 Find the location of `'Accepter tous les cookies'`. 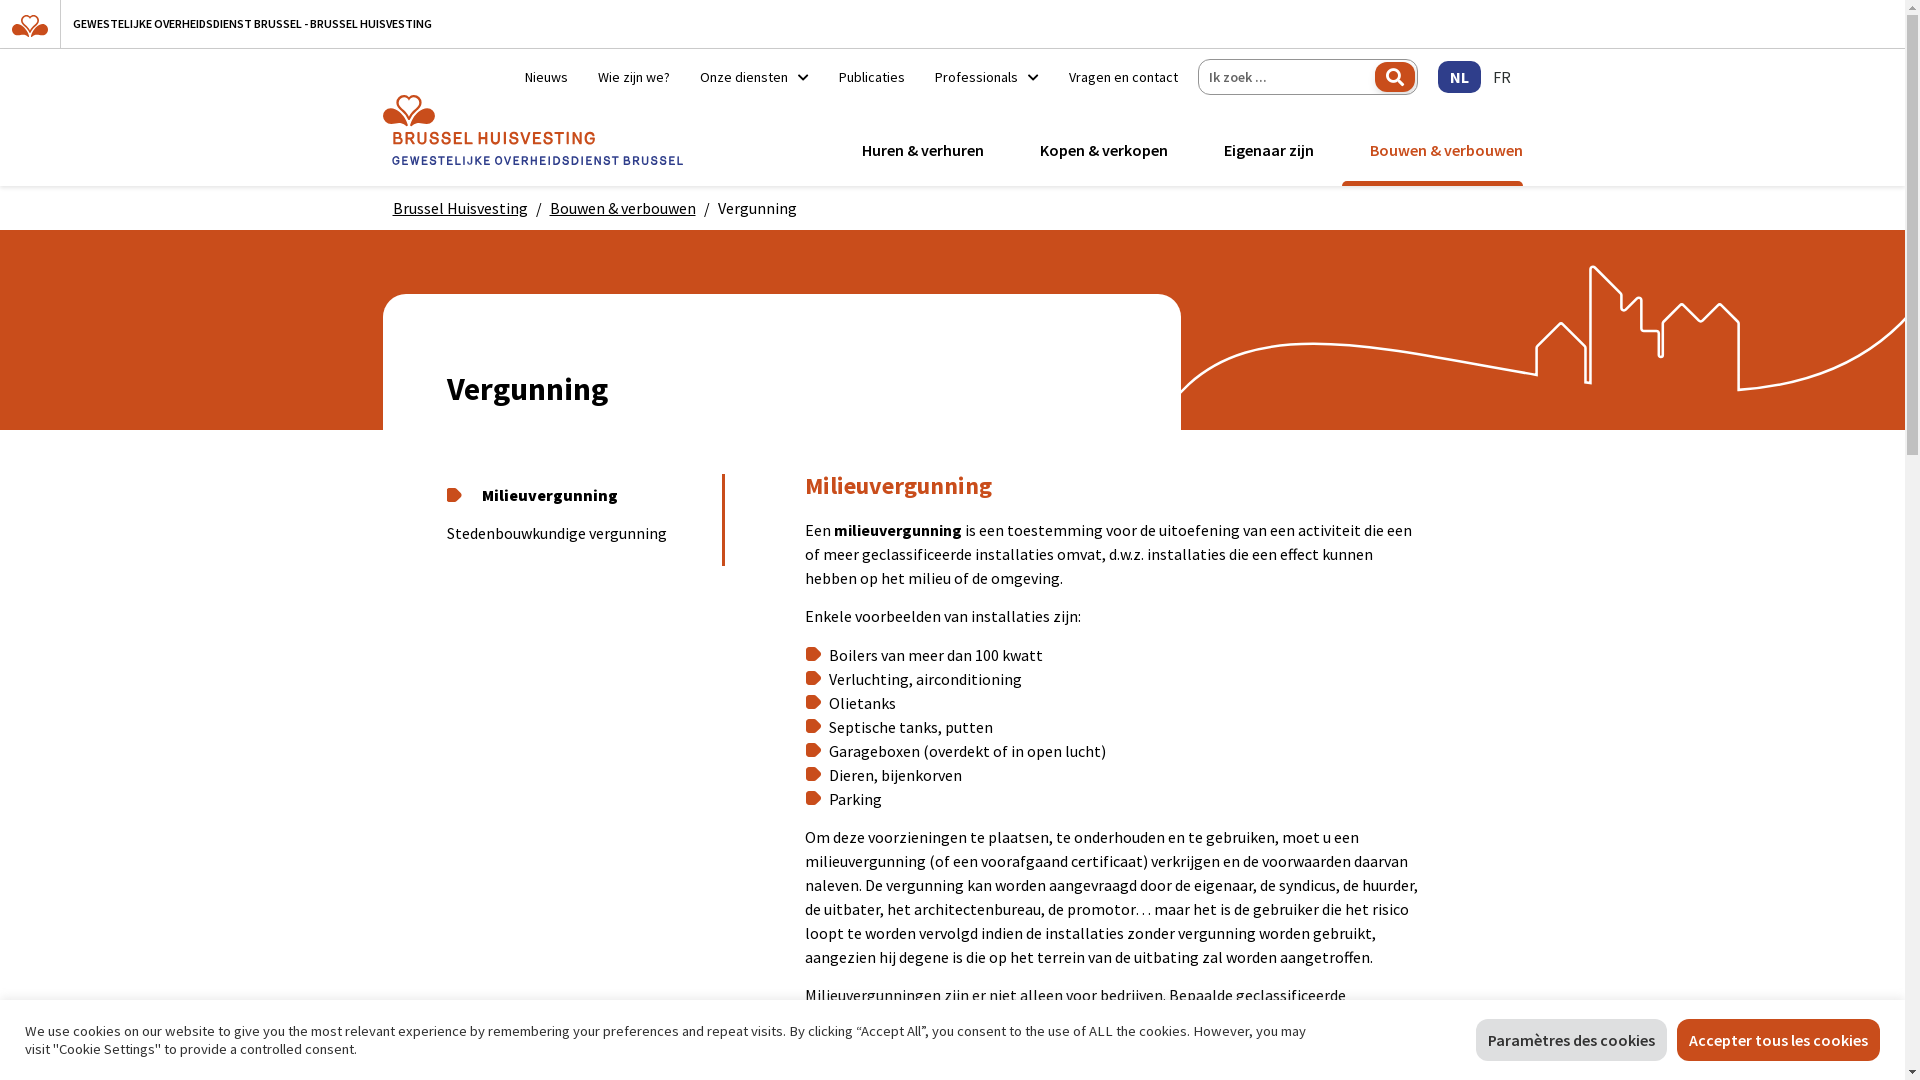

'Accepter tous les cookies' is located at coordinates (1778, 1039).